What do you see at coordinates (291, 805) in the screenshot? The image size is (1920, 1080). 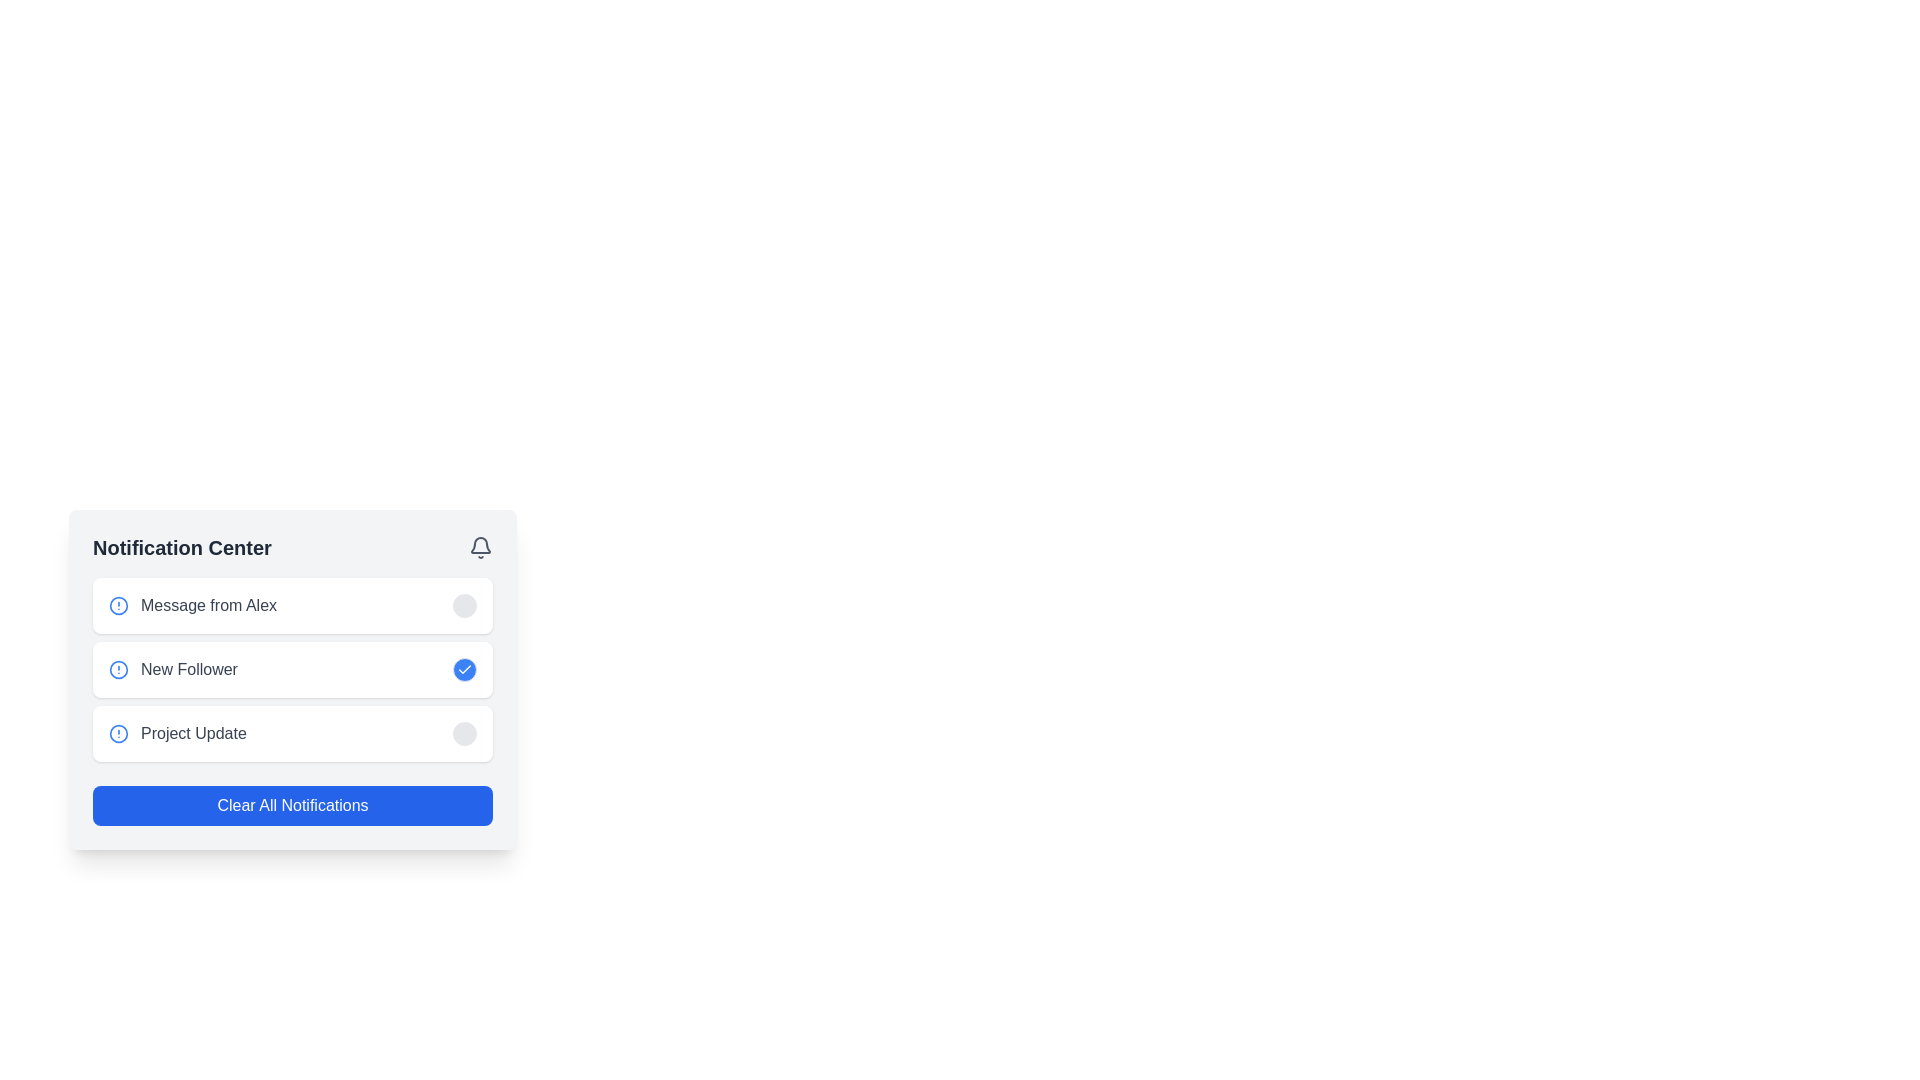 I see `the 'Clear Notifications' button located at the bottom of the notification panel` at bounding box center [291, 805].